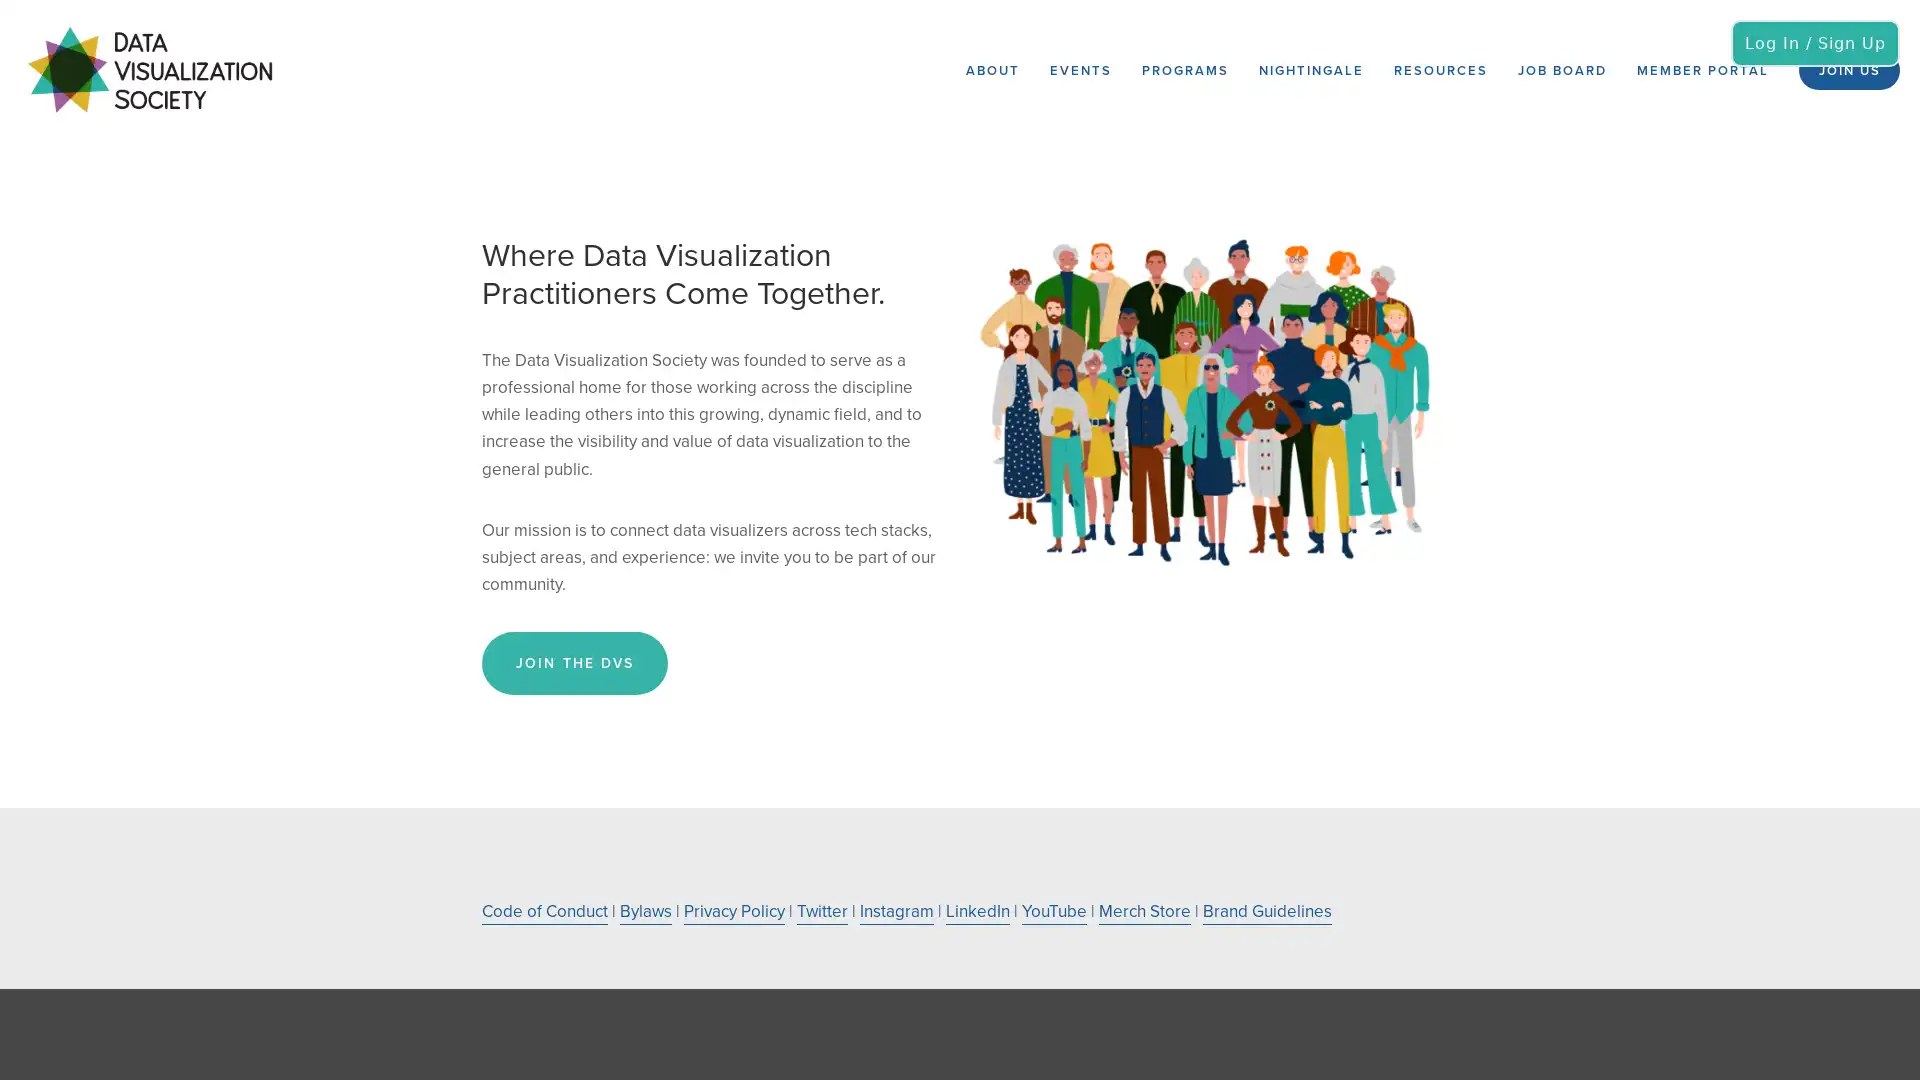 This screenshot has height=1080, width=1920. Describe the element at coordinates (1818, 43) in the screenshot. I see `Log In / Sign Up` at that location.